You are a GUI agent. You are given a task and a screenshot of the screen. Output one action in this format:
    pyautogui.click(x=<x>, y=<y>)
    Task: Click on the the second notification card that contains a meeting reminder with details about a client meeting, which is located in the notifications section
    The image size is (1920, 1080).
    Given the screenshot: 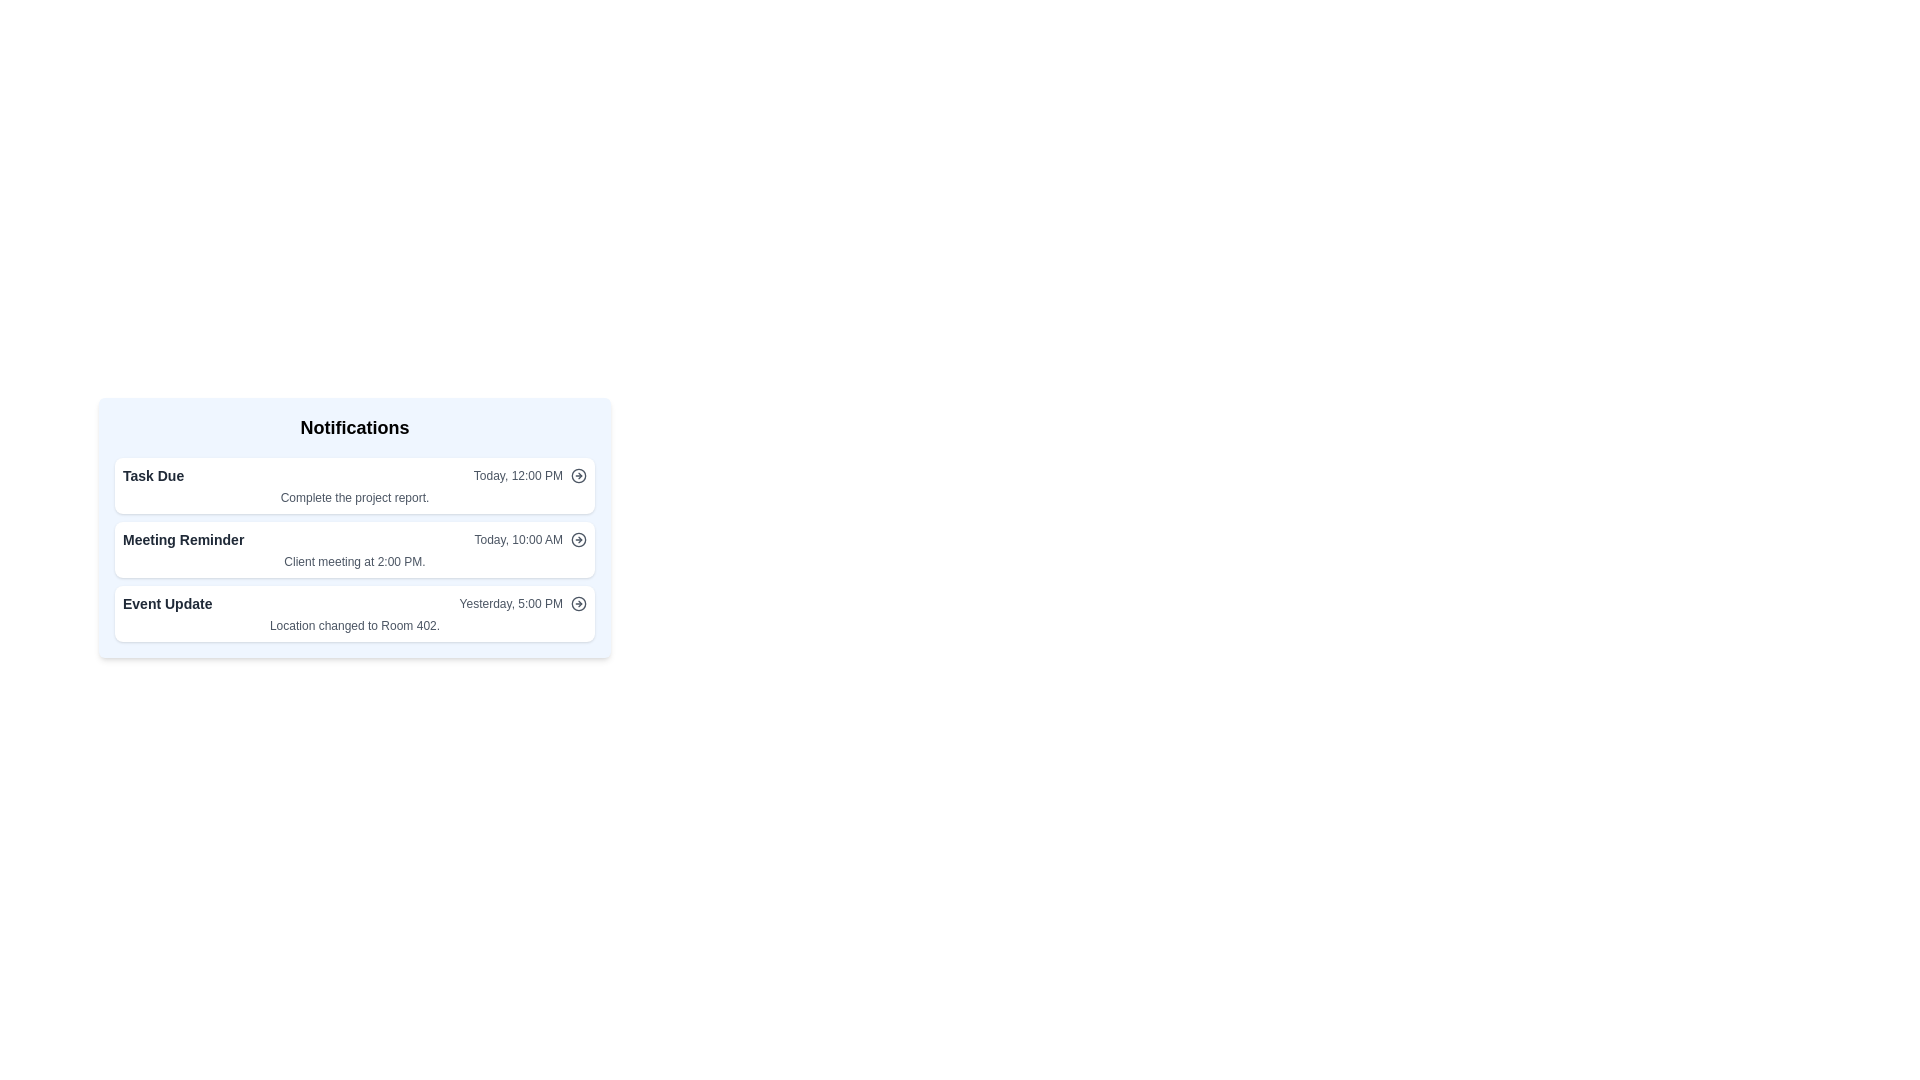 What is the action you would take?
    pyautogui.click(x=355, y=550)
    